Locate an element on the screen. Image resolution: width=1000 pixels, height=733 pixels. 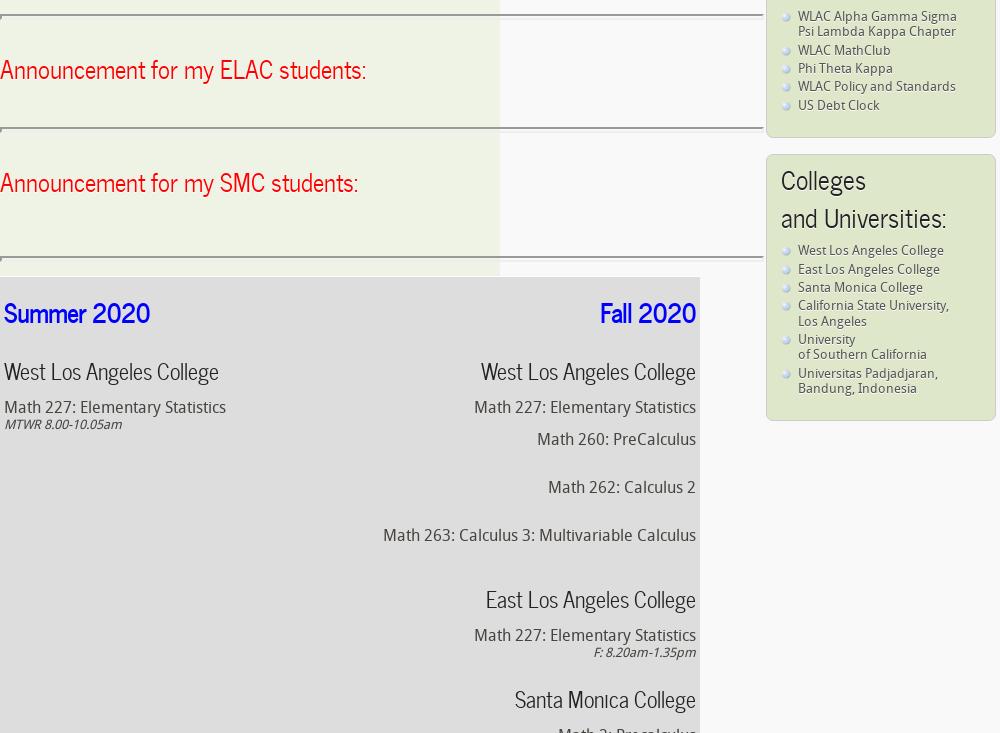
'Fall 2020' is located at coordinates (648, 310).